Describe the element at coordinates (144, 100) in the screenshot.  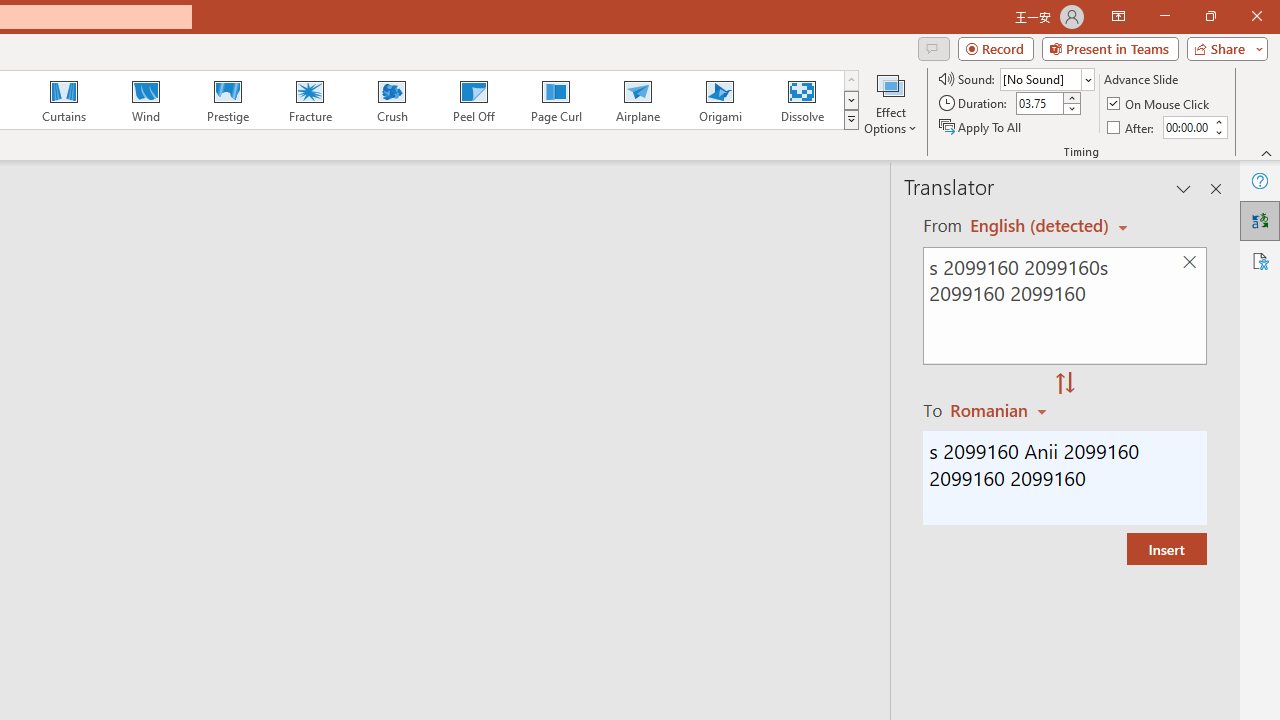
I see `'Wind'` at that location.